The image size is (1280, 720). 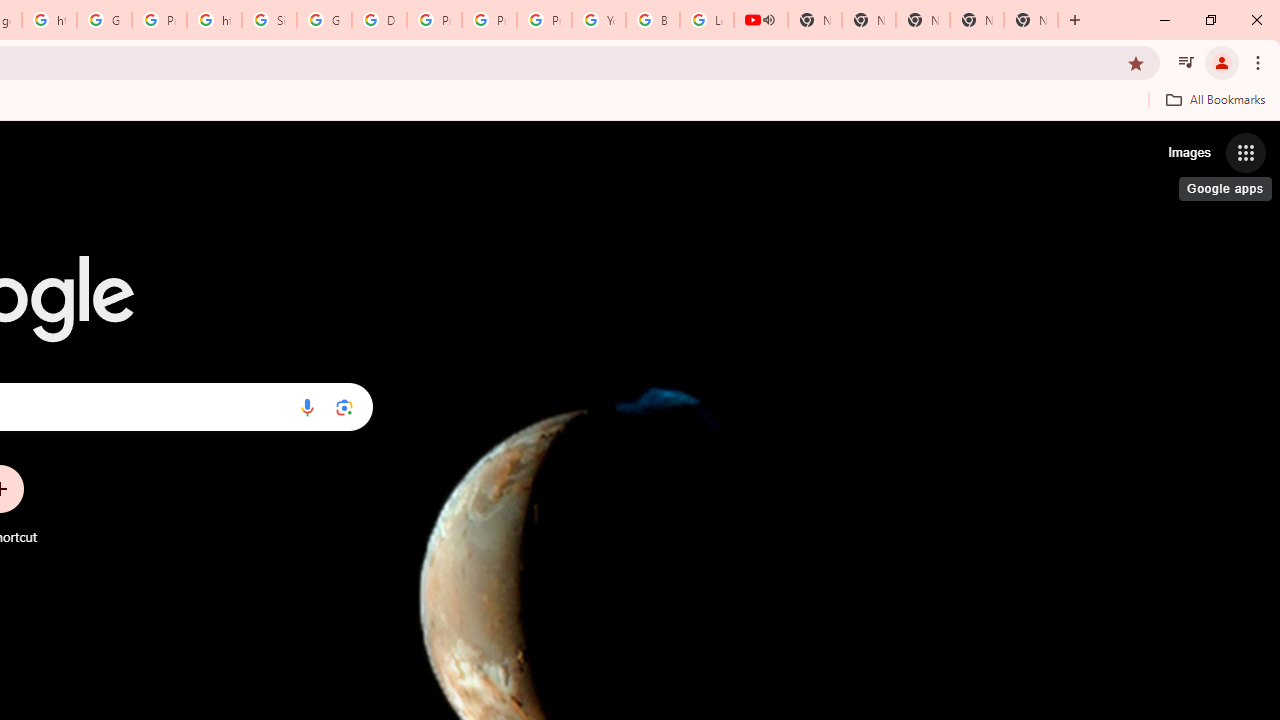 What do you see at coordinates (1189, 152) in the screenshot?
I see `'Search for Images '` at bounding box center [1189, 152].